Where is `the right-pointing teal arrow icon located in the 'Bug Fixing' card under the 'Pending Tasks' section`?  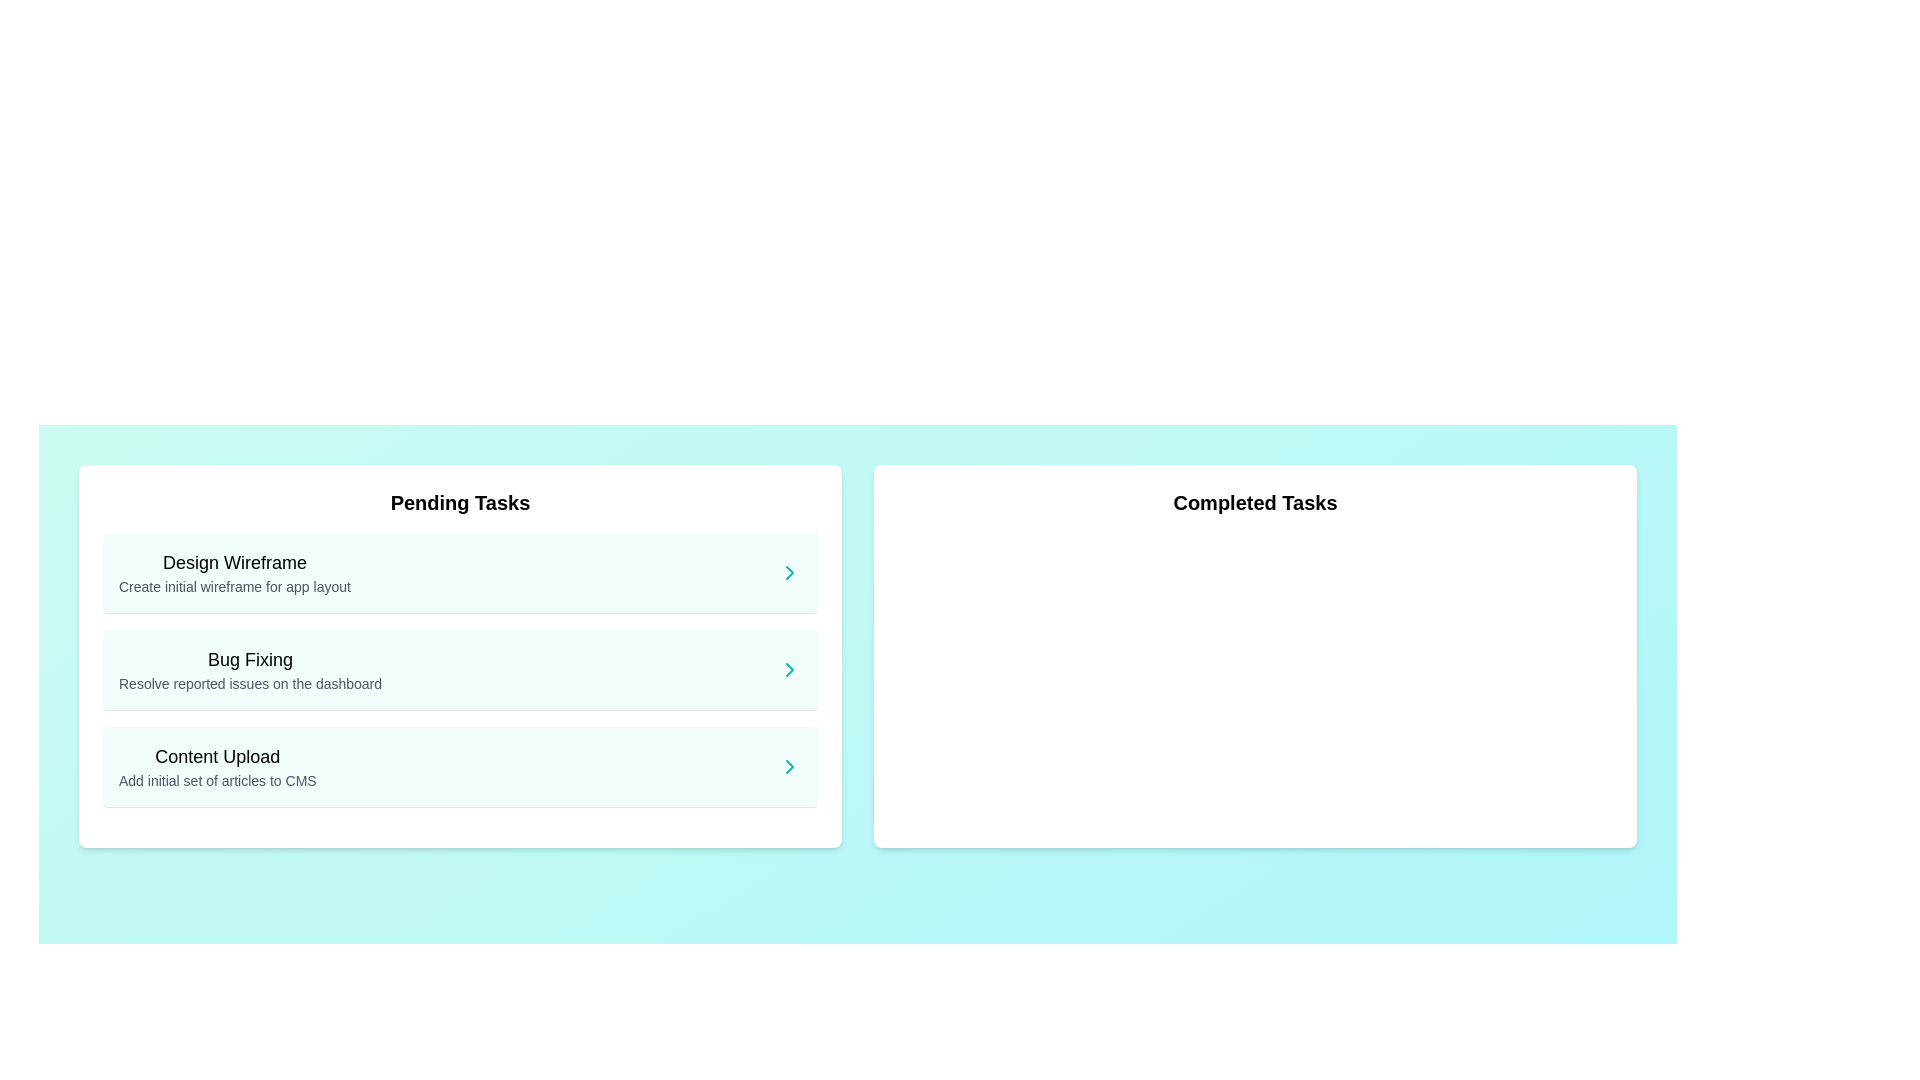 the right-pointing teal arrow icon located in the 'Bug Fixing' card under the 'Pending Tasks' section is located at coordinates (789, 670).